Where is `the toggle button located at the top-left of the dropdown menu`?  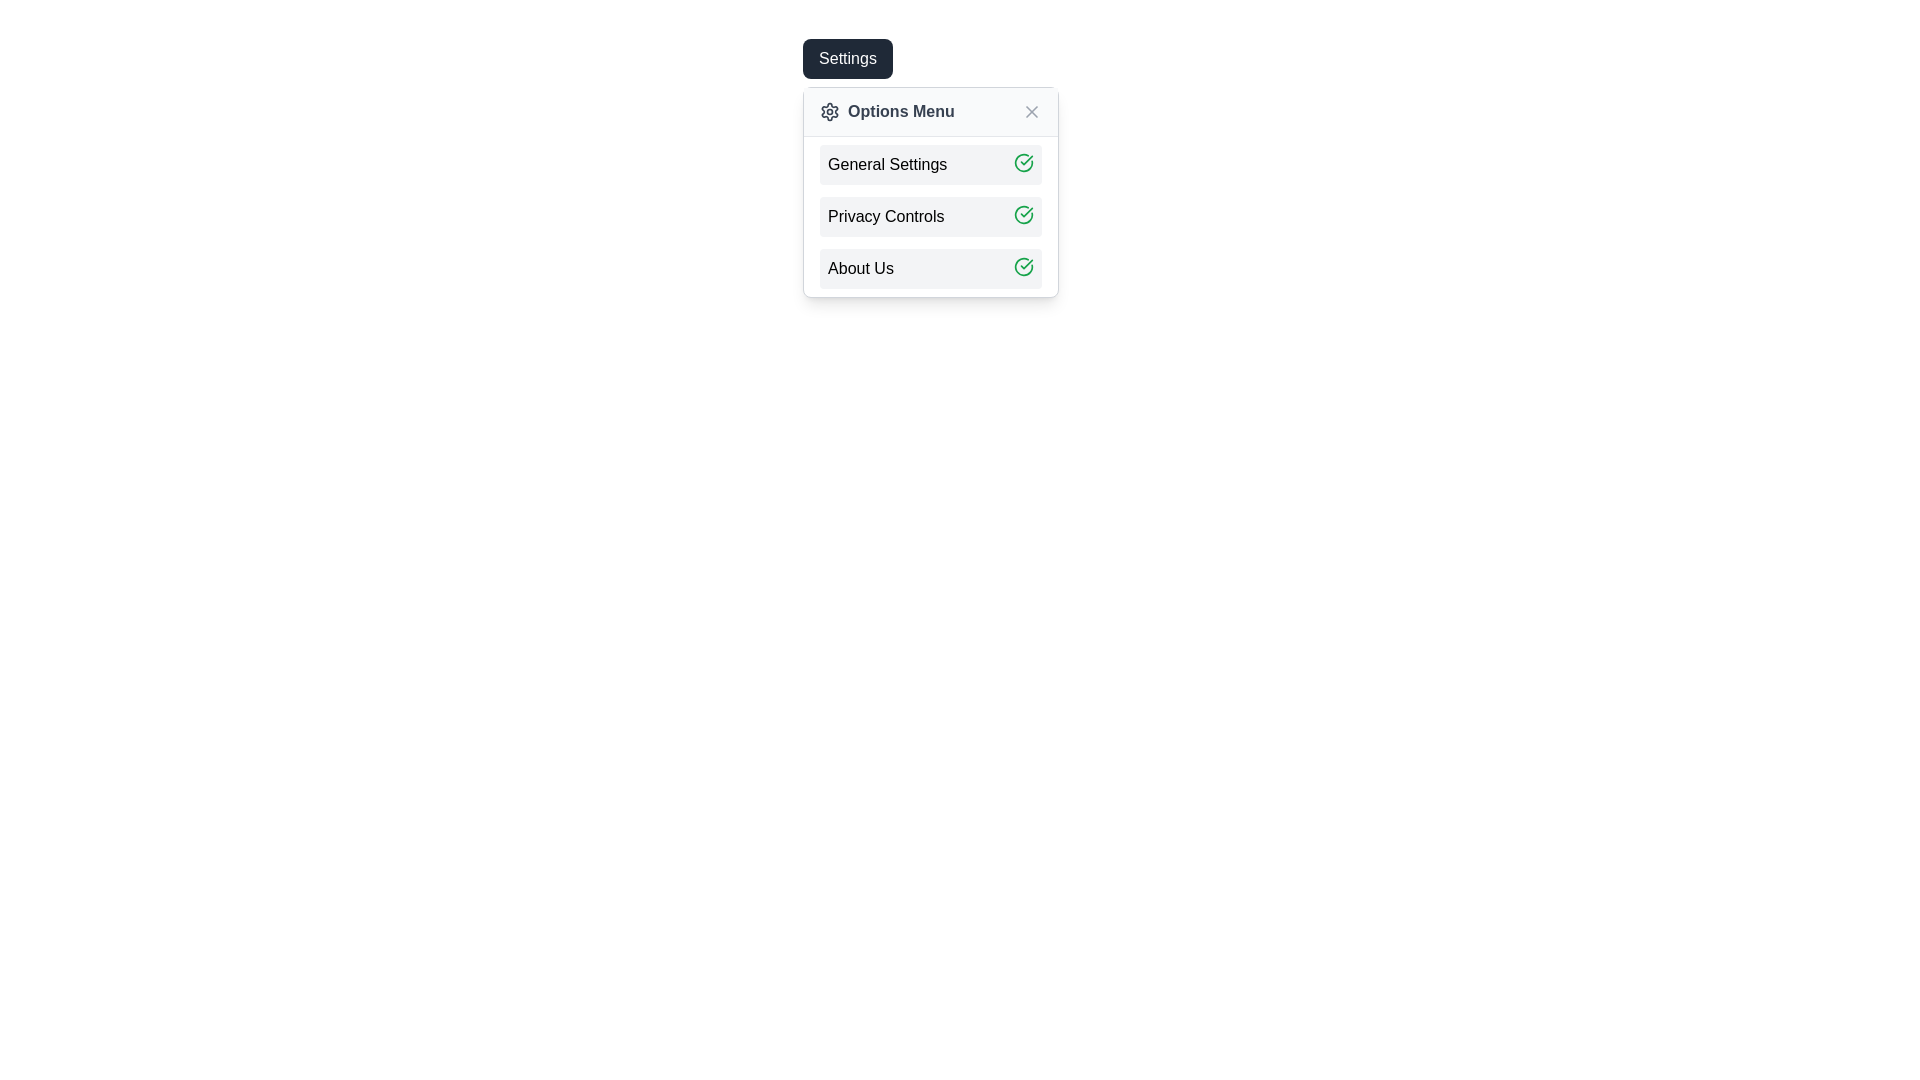
the toggle button located at the top-left of the dropdown menu is located at coordinates (848, 57).